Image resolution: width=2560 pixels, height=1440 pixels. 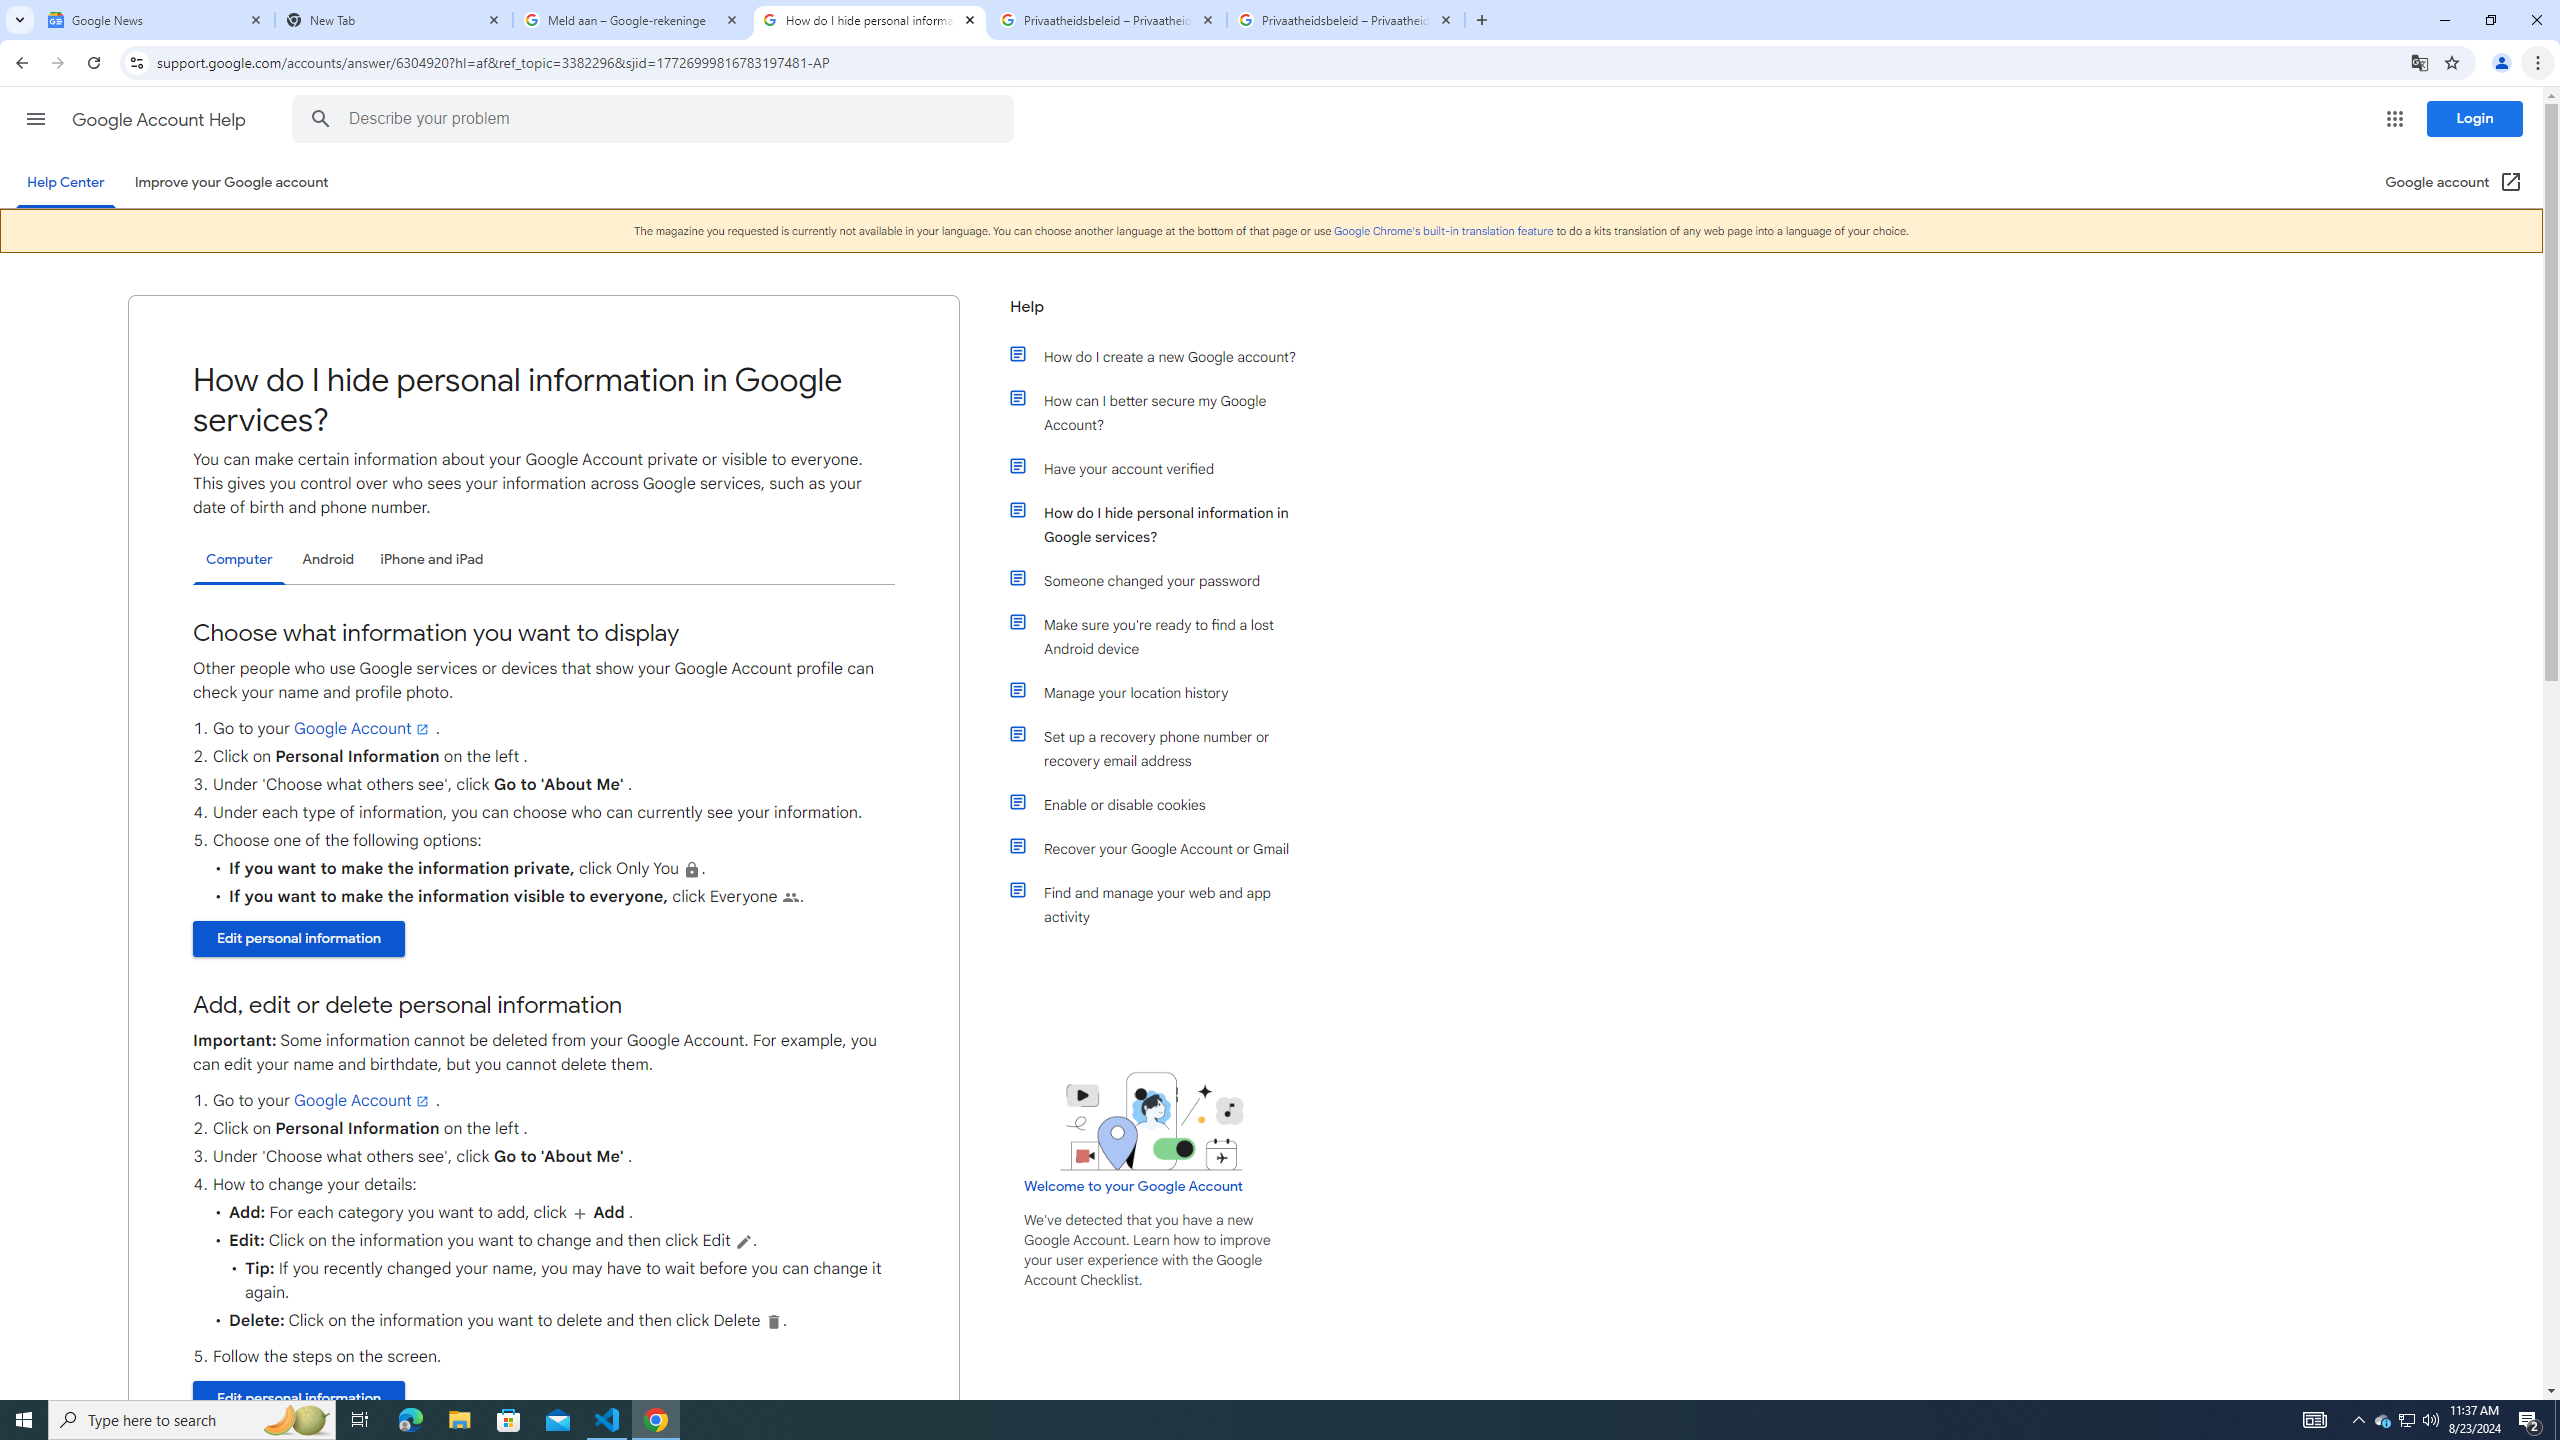 I want to click on 'New Tab', so click(x=394, y=19).